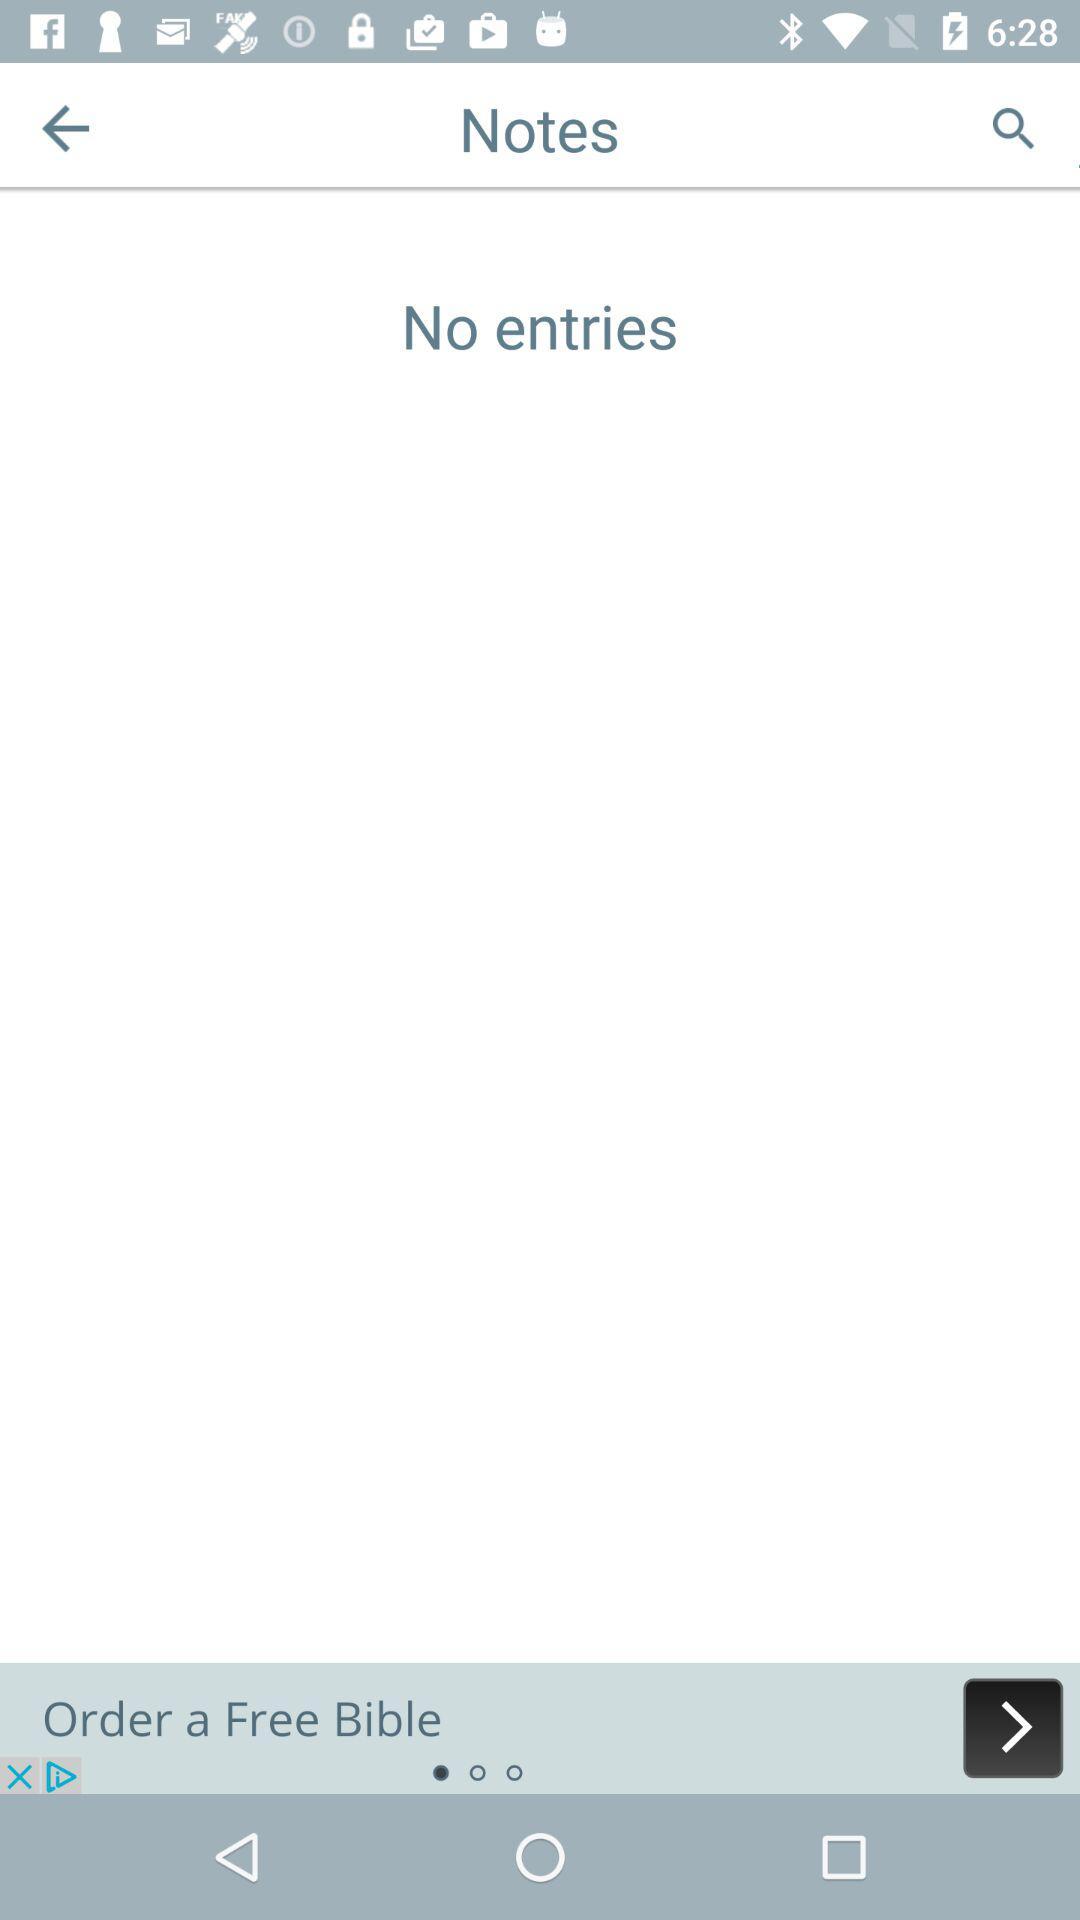 The image size is (1080, 1920). I want to click on search tool, so click(1013, 127).